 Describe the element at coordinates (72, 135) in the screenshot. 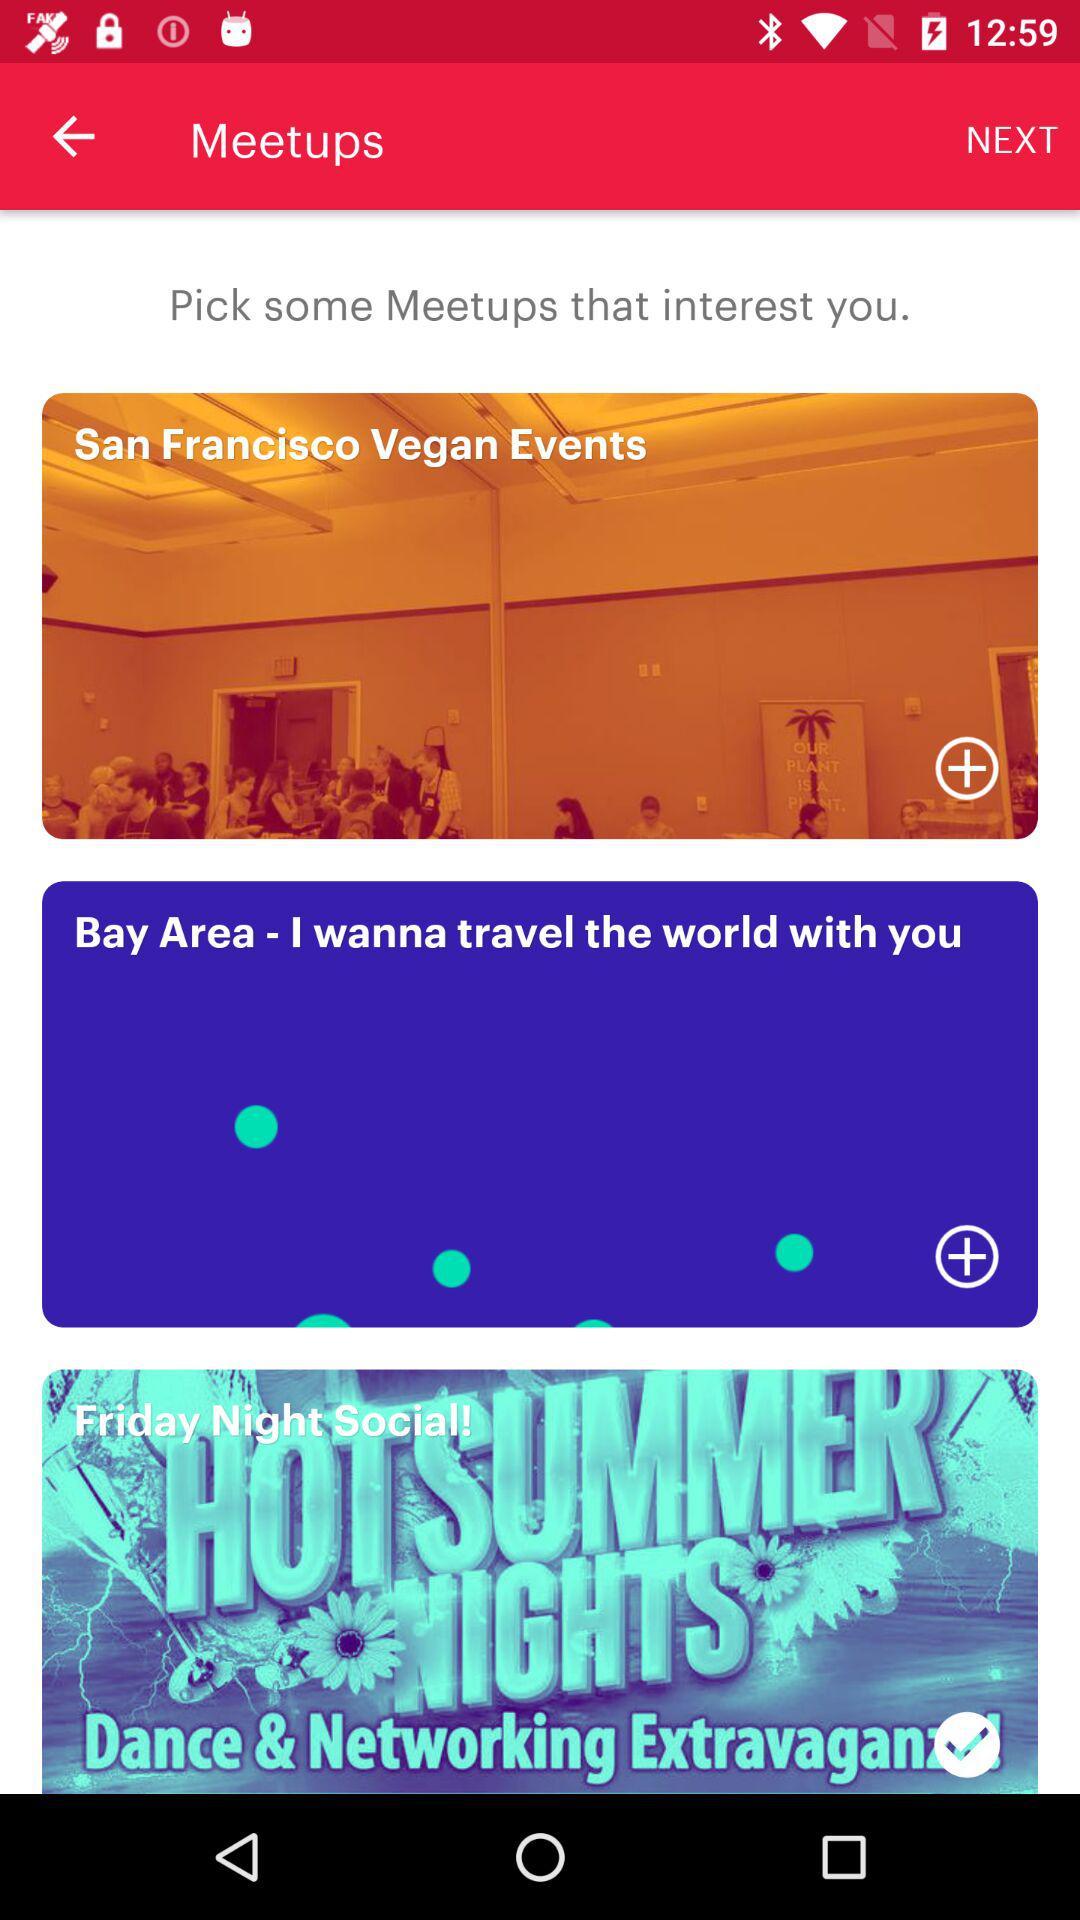

I see `icon to the left of meetups item` at that location.